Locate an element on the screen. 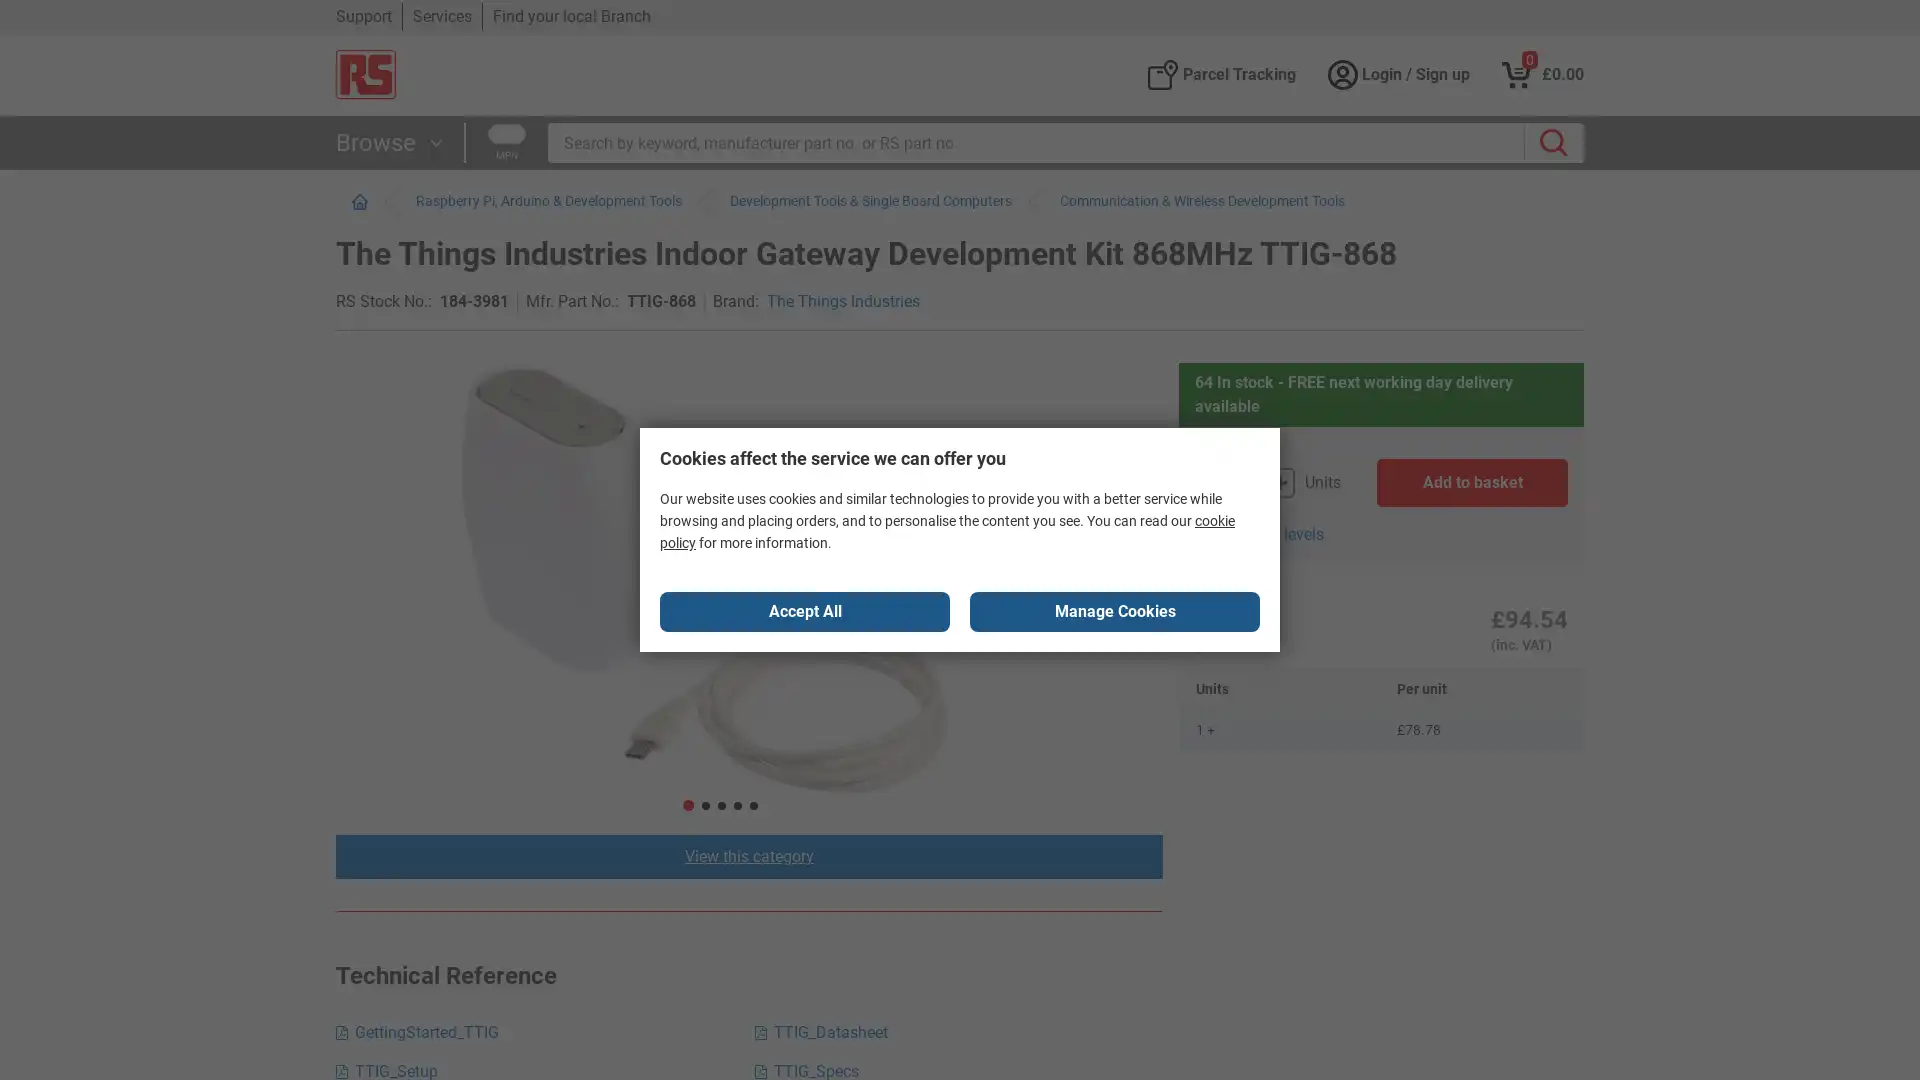 The image size is (1920, 1080). Gallery asset 2 of 5 is located at coordinates (392, 531).